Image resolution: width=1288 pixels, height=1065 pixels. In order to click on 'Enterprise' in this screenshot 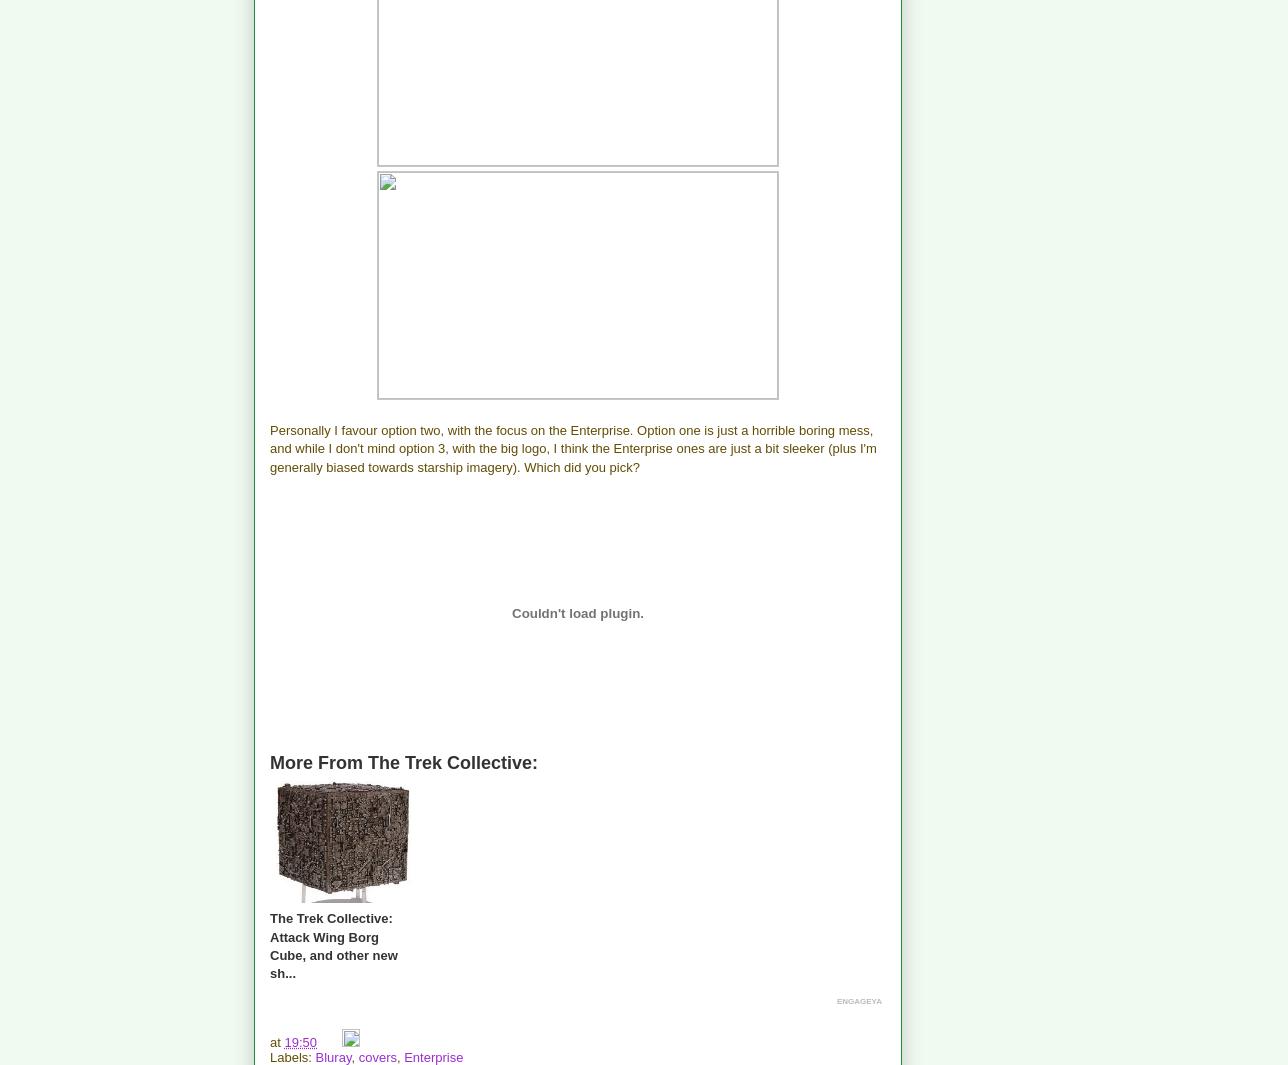, I will do `click(433, 1056)`.